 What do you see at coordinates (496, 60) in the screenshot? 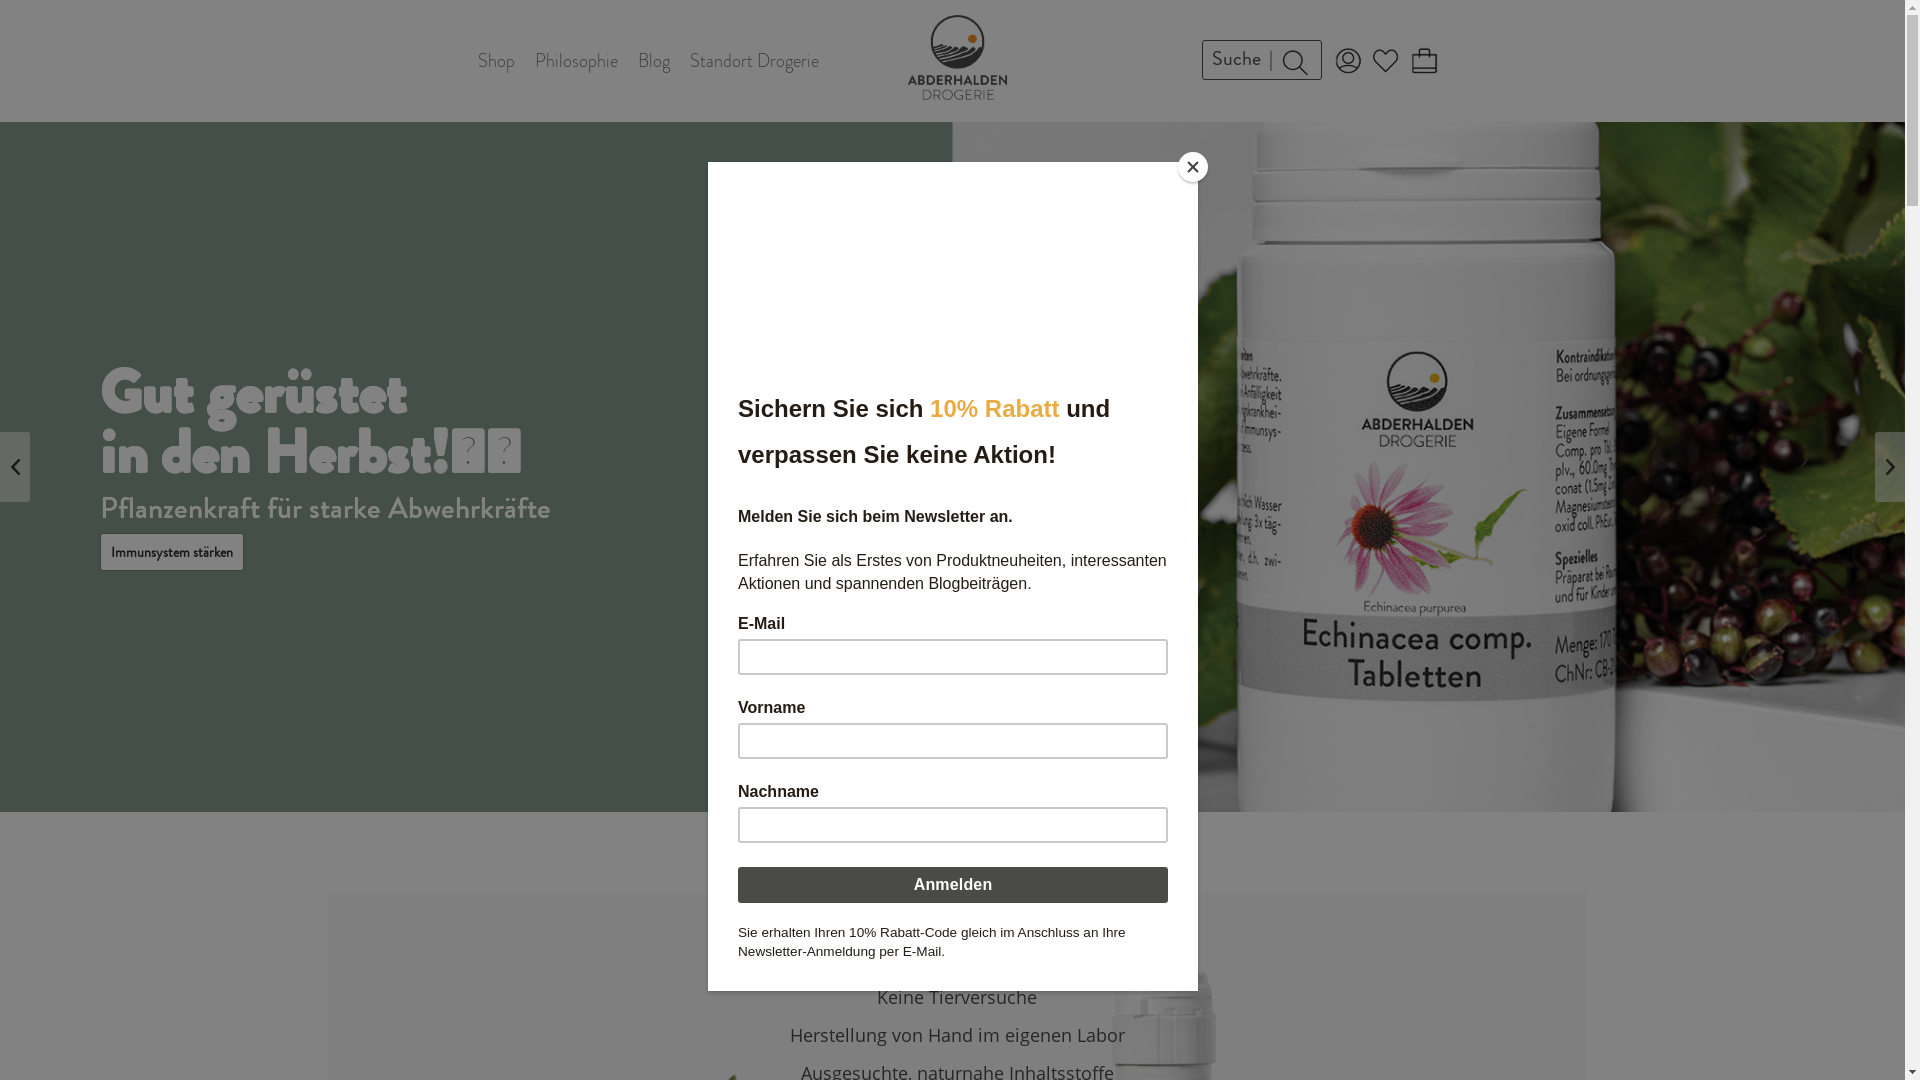
I see `'Shop'` at bounding box center [496, 60].